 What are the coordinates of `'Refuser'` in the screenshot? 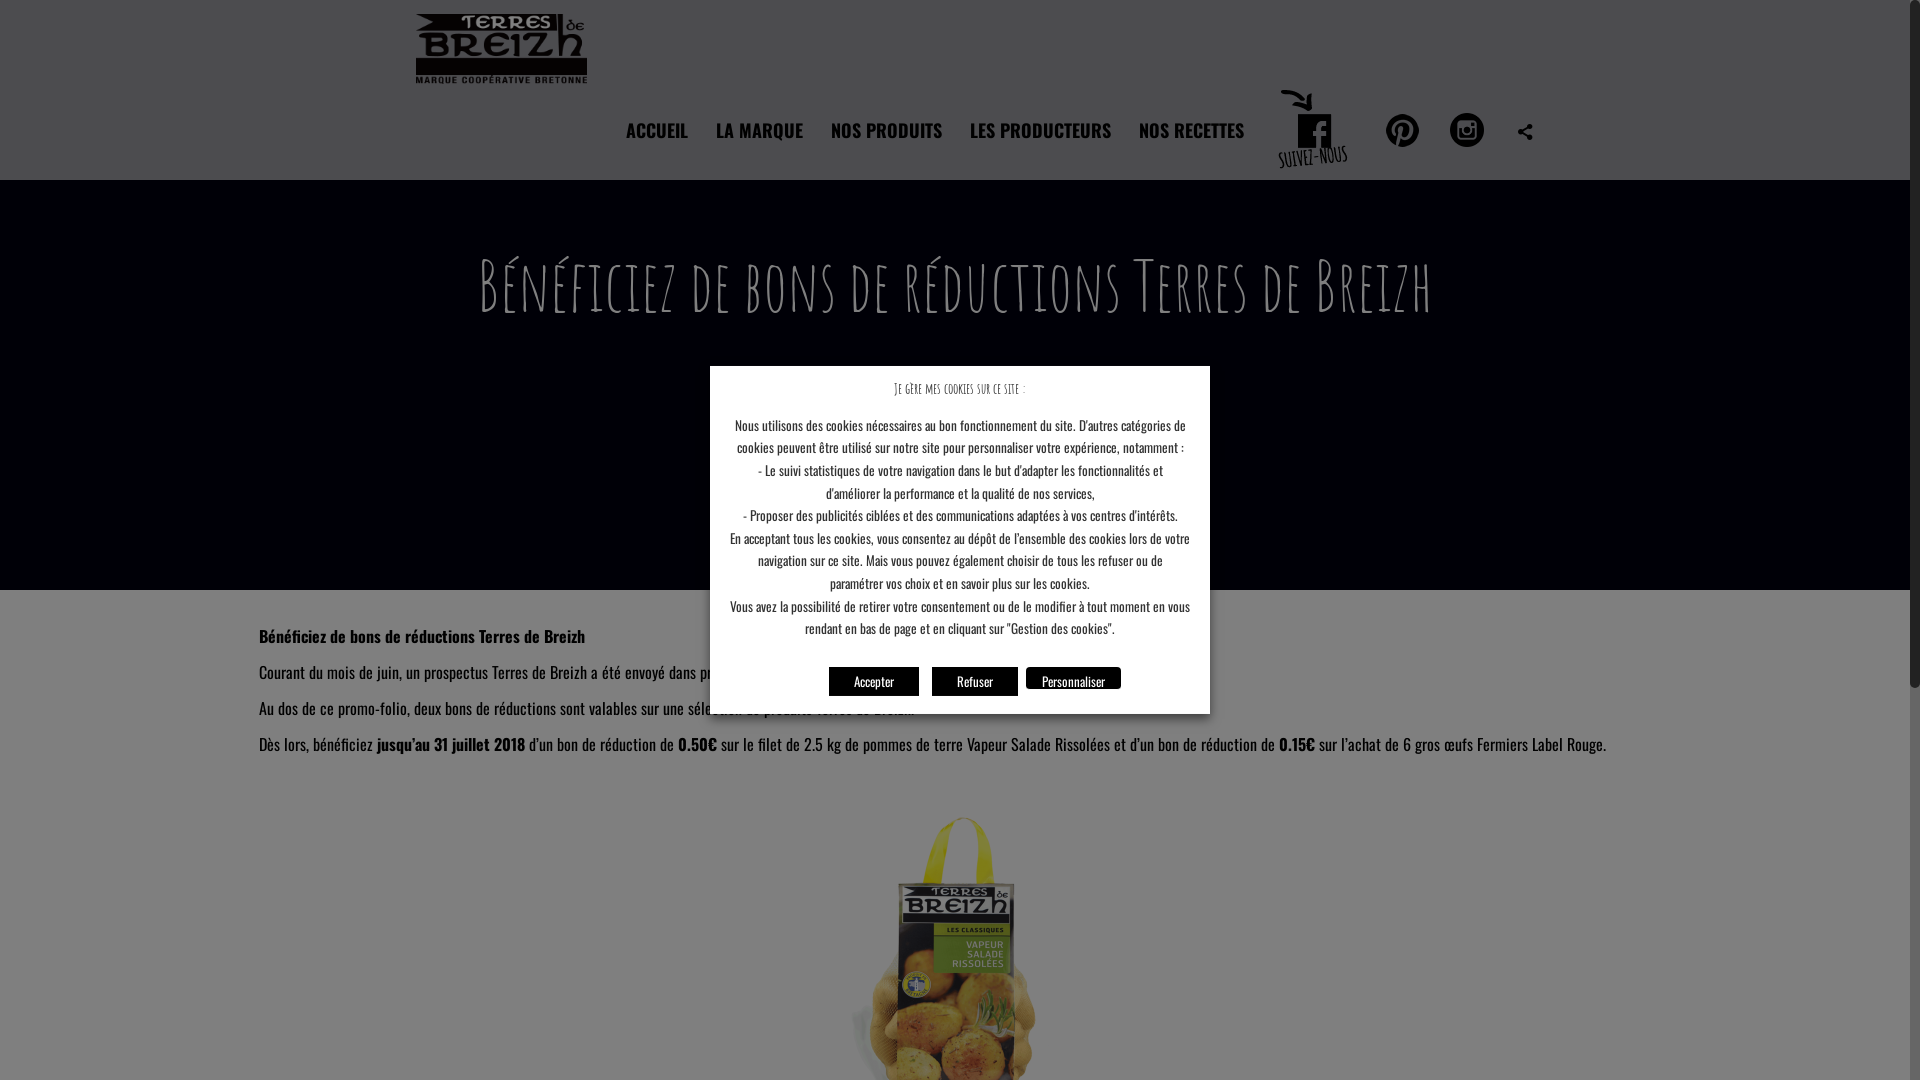 It's located at (974, 680).